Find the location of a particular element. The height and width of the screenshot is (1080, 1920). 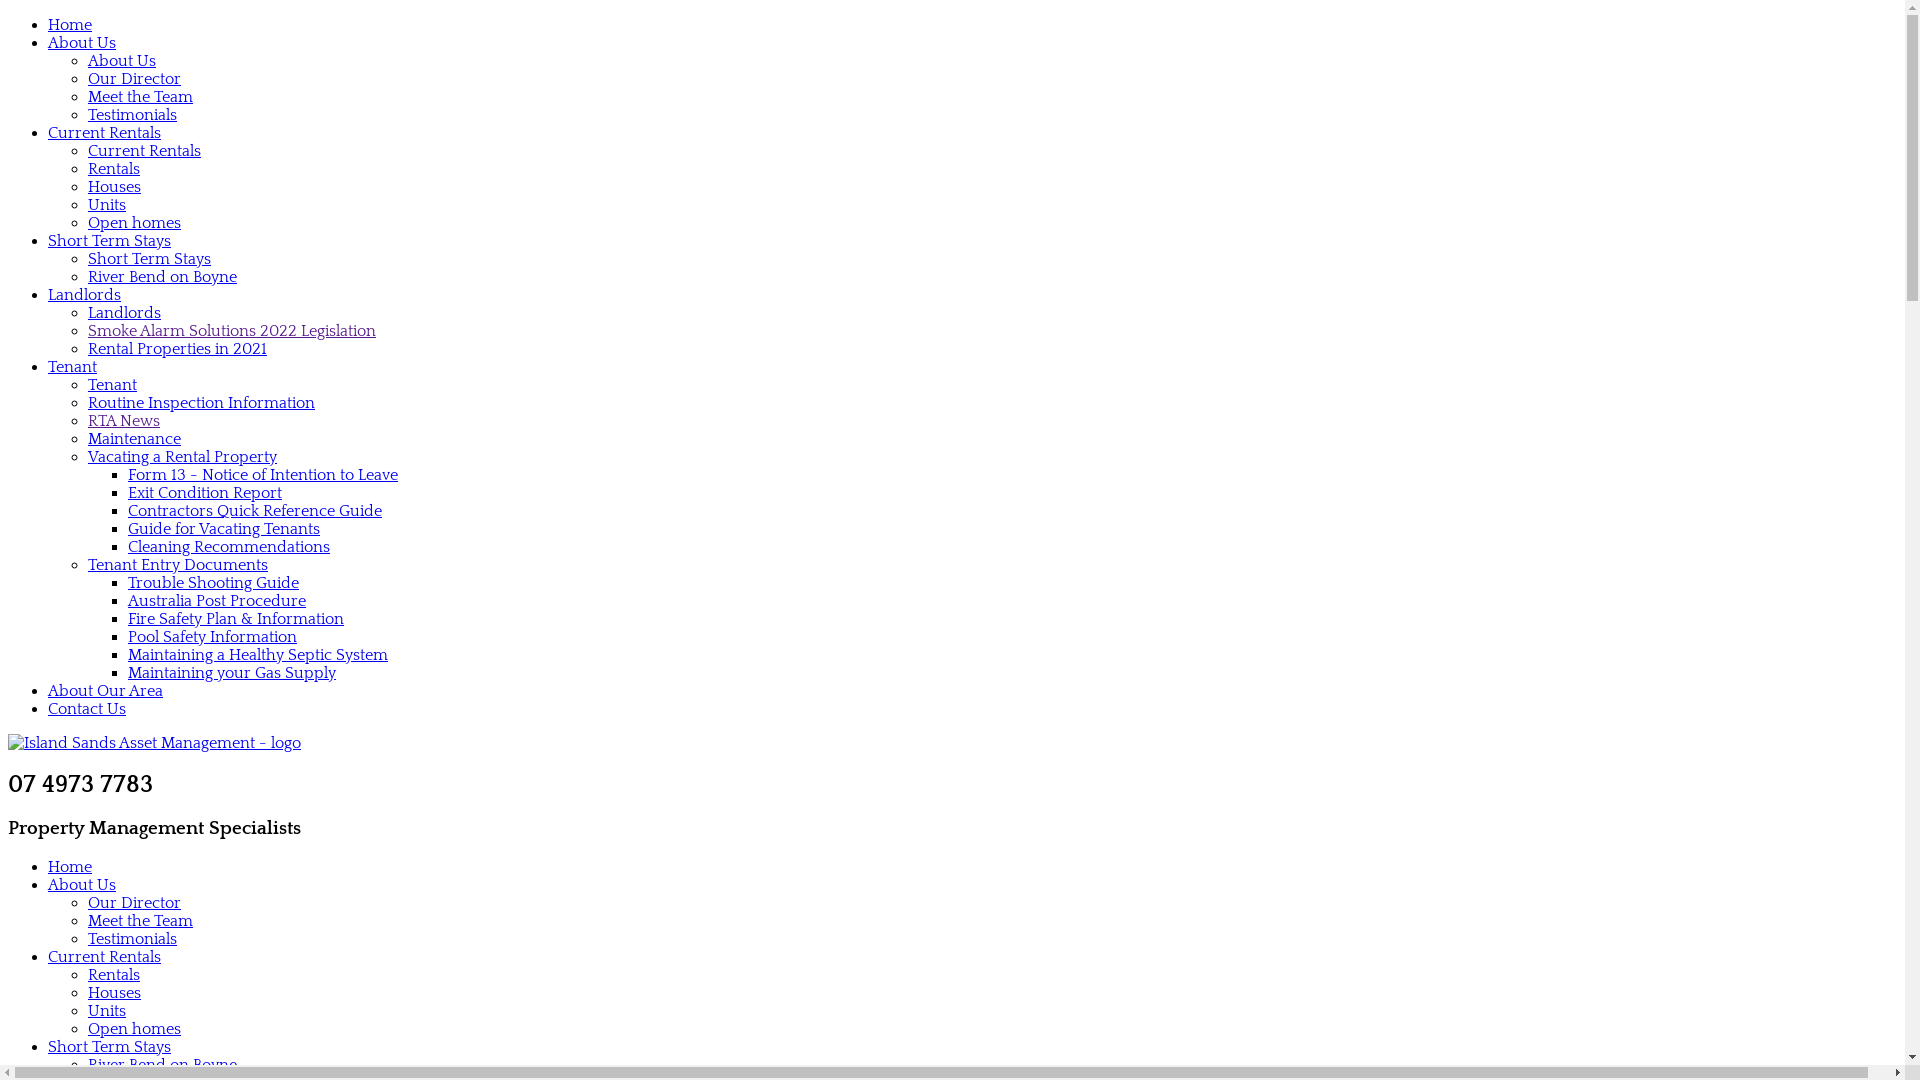

'Routine Inspection Information' is located at coordinates (201, 402).